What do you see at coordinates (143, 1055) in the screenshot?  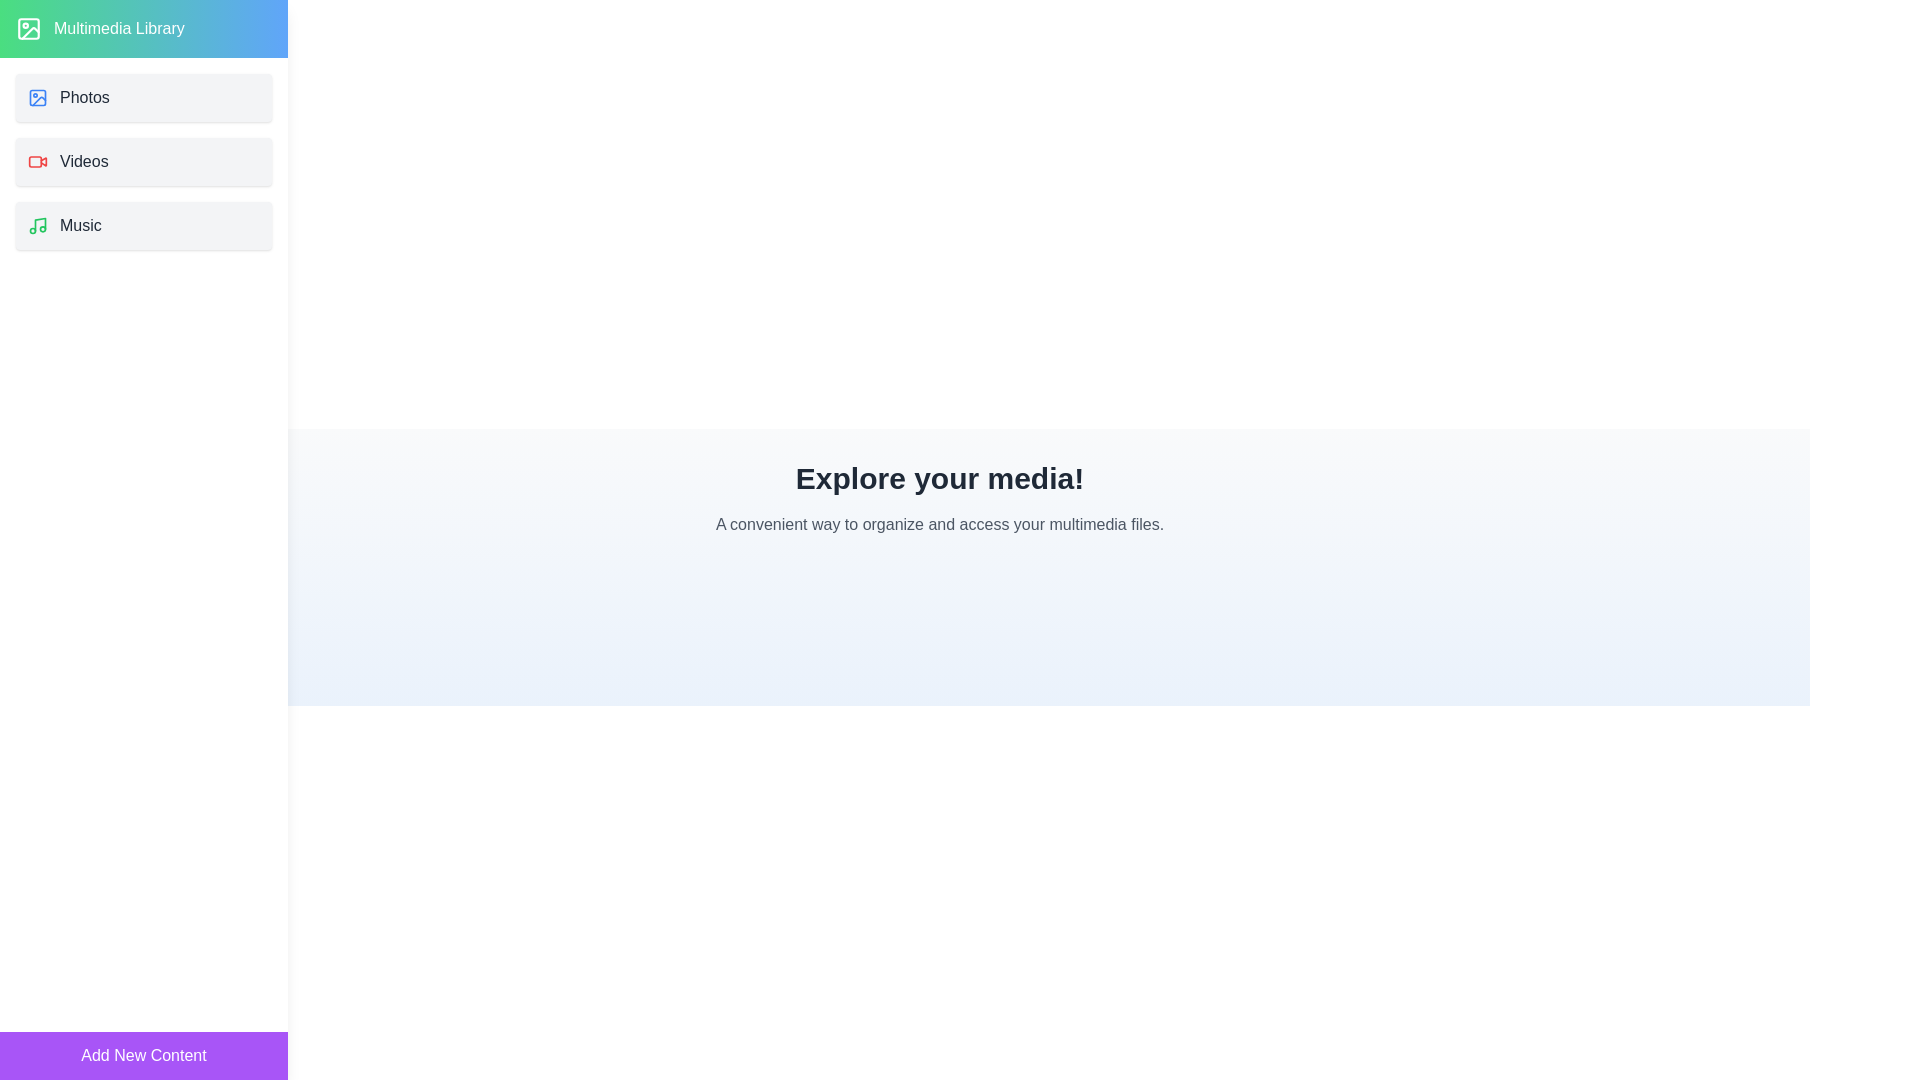 I see `the 'Add New Content' button to add new content` at bounding box center [143, 1055].